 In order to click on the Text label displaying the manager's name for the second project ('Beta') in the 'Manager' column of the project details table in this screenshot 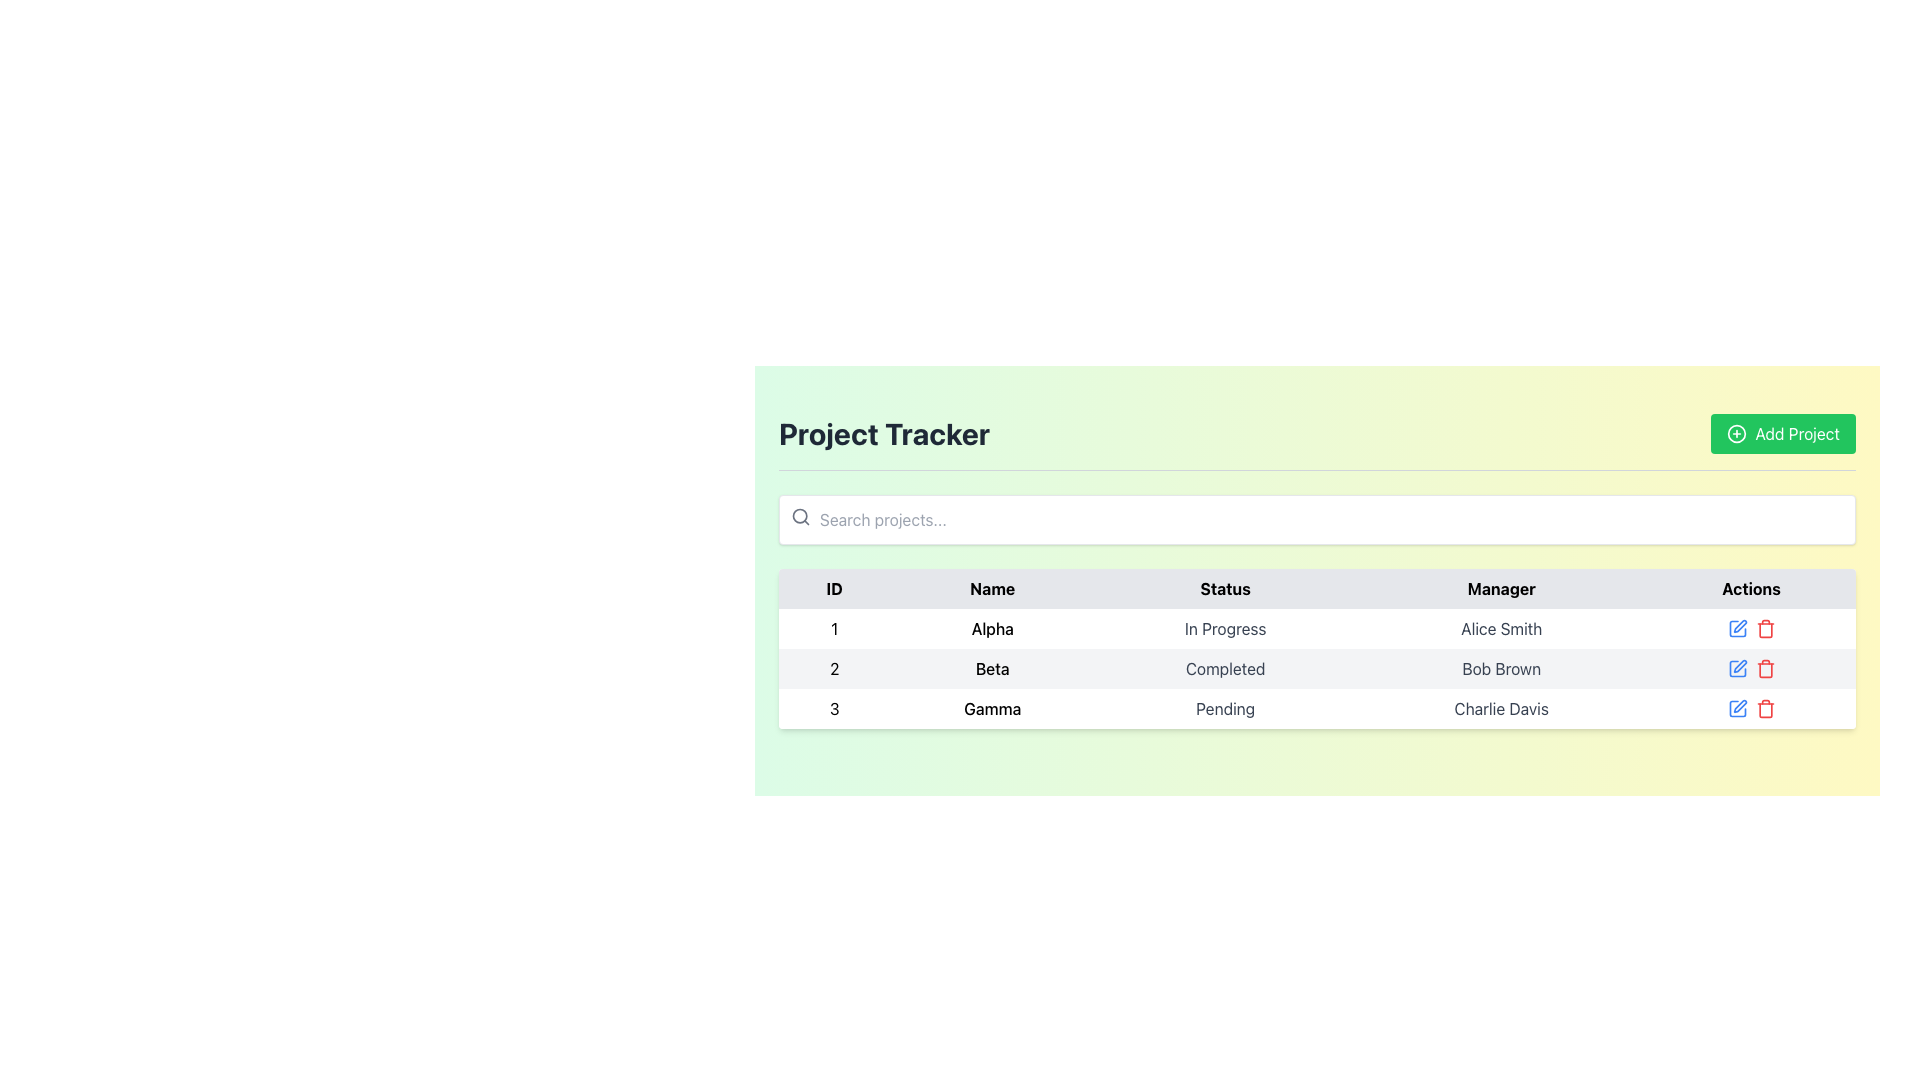, I will do `click(1501, 668)`.